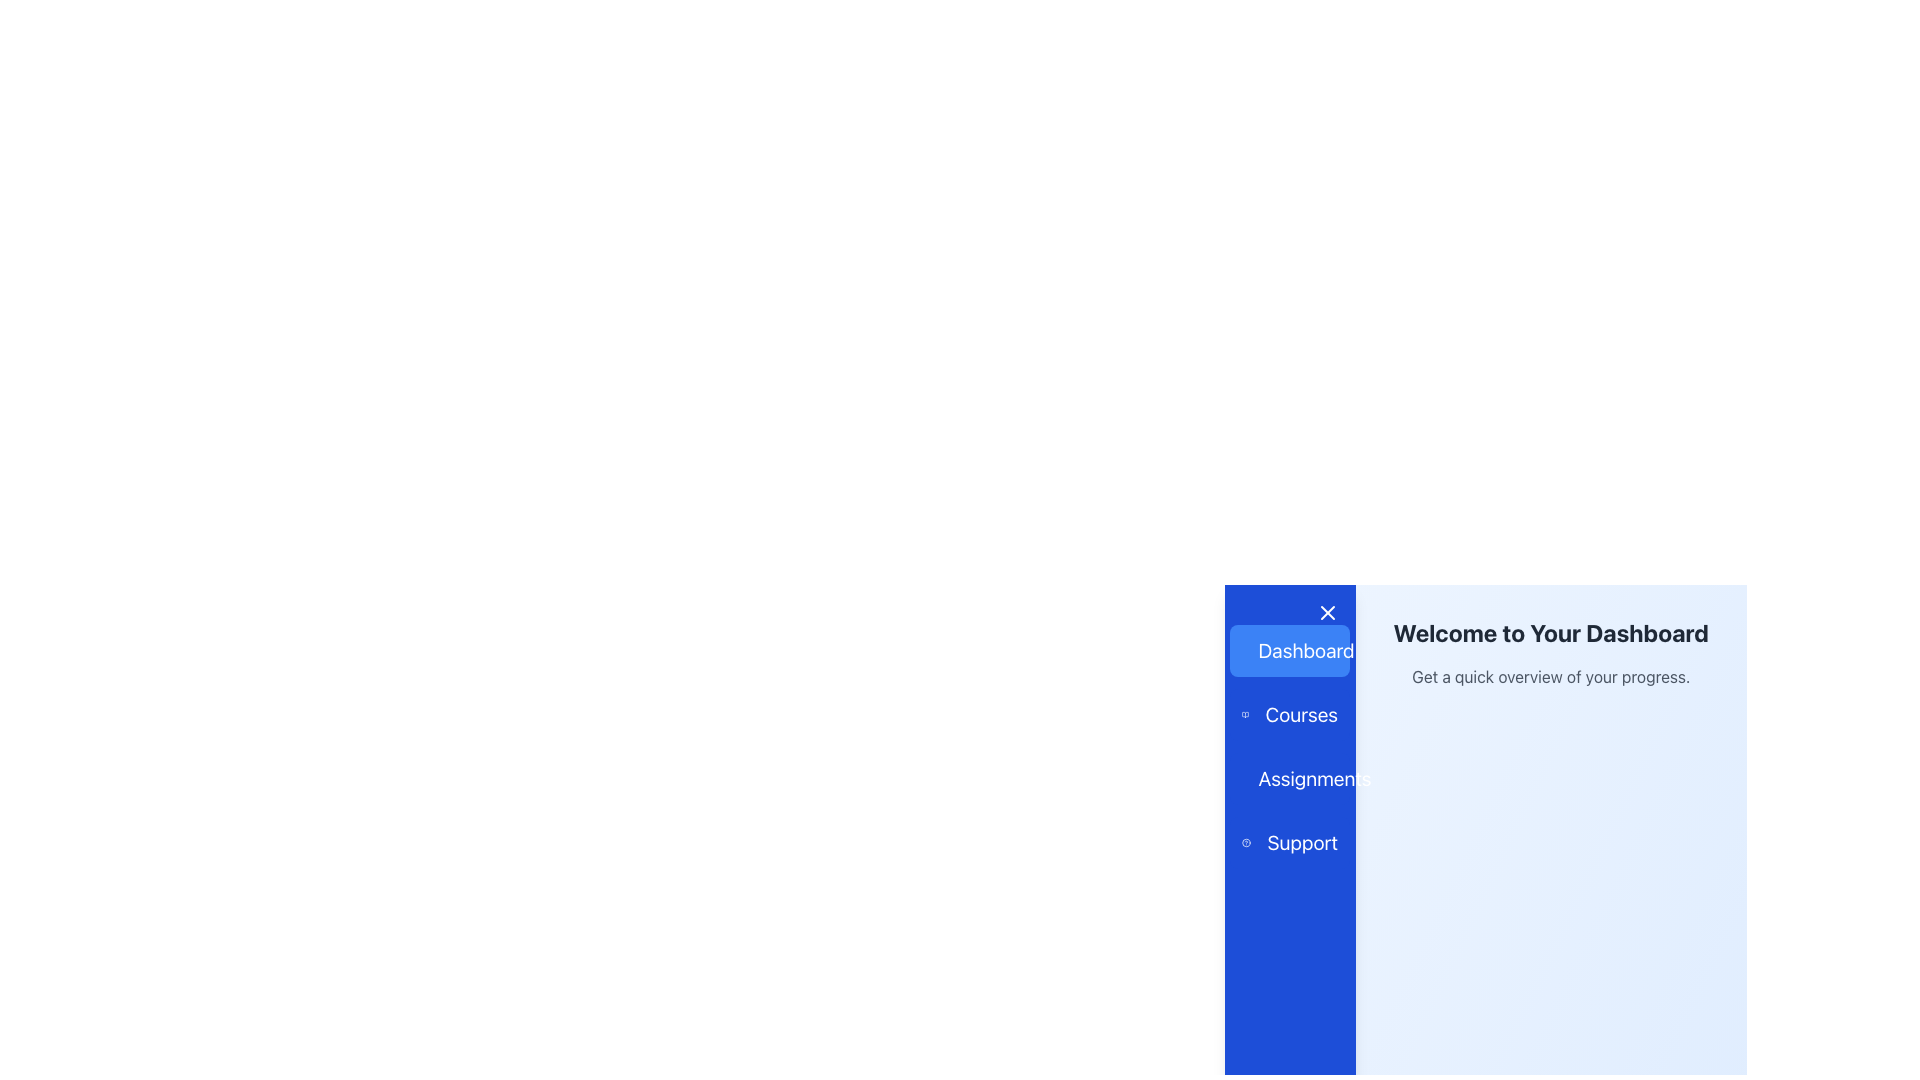  I want to click on the navigation button located in the left sidebar menu, directly below the close ('X') button, so click(1290, 651).